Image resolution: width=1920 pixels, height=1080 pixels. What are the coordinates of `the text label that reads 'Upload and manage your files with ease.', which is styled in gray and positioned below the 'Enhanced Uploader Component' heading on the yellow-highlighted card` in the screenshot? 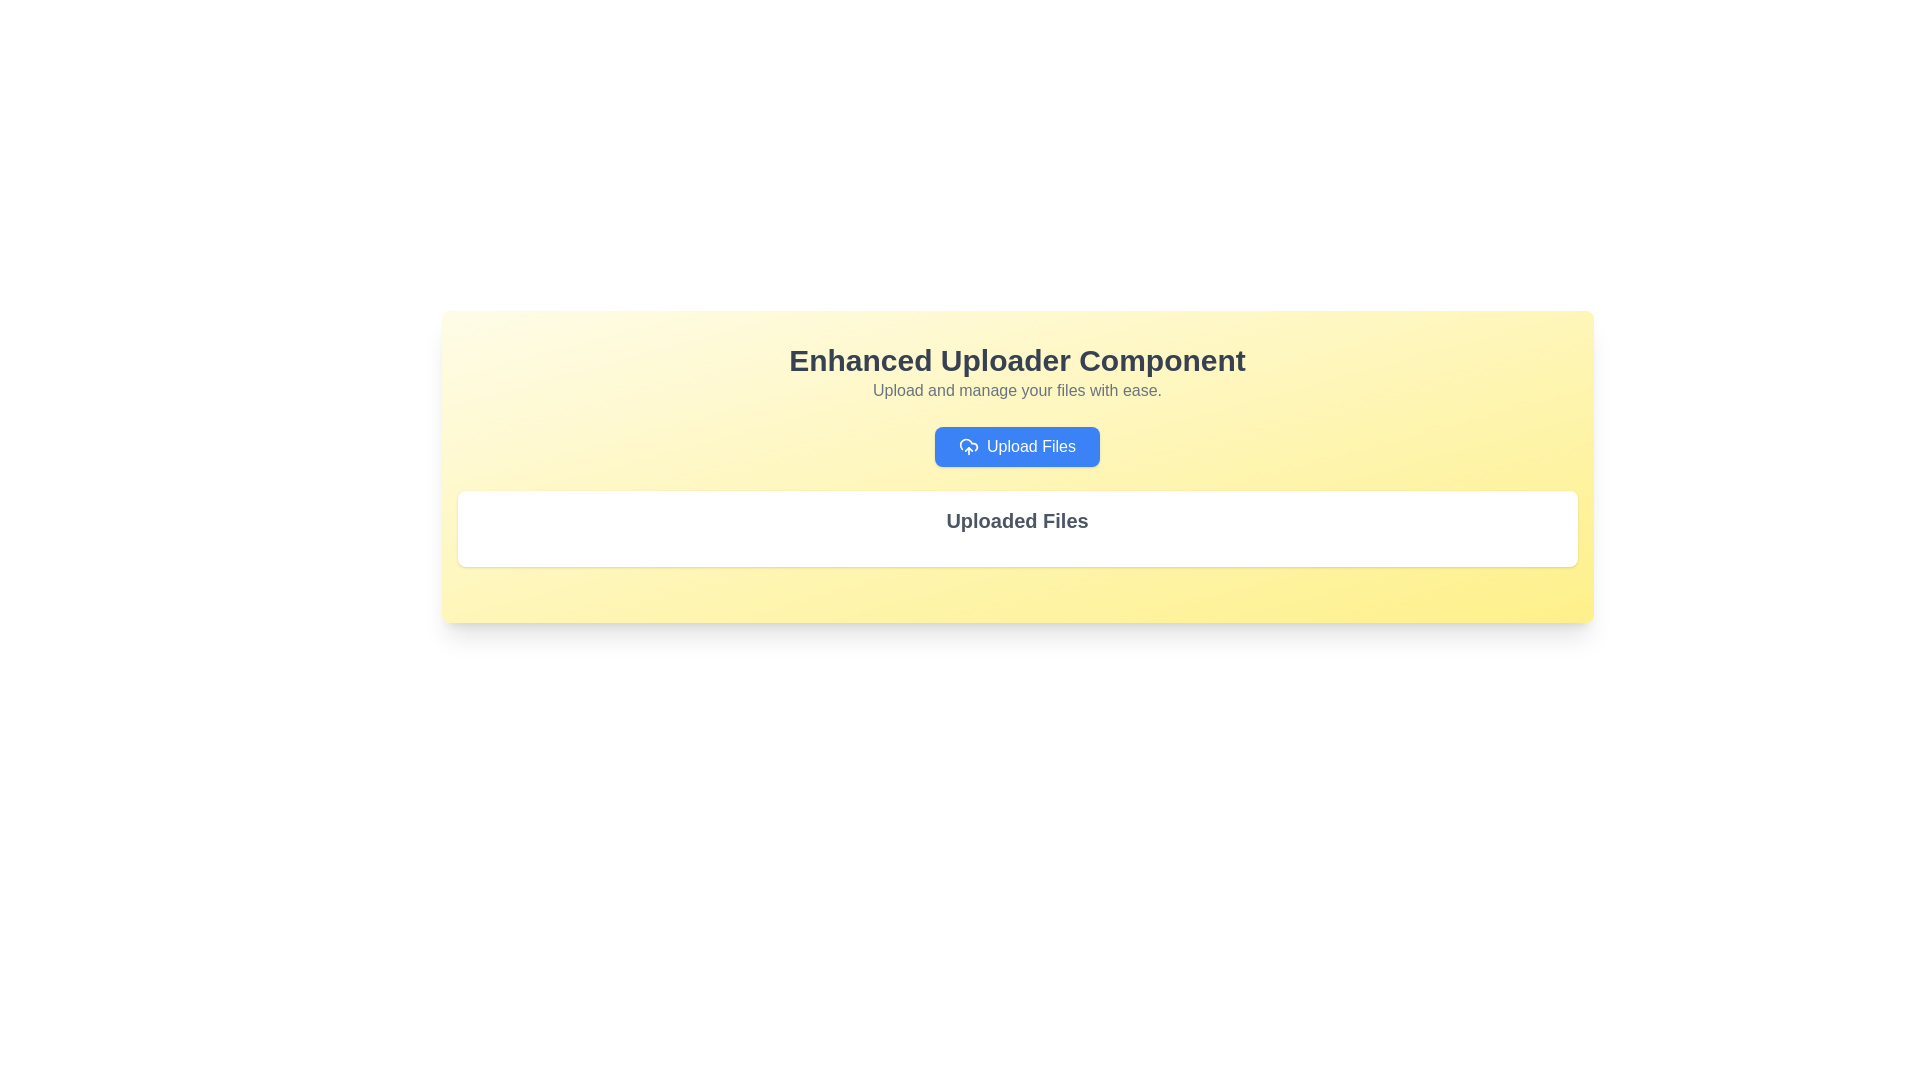 It's located at (1017, 390).